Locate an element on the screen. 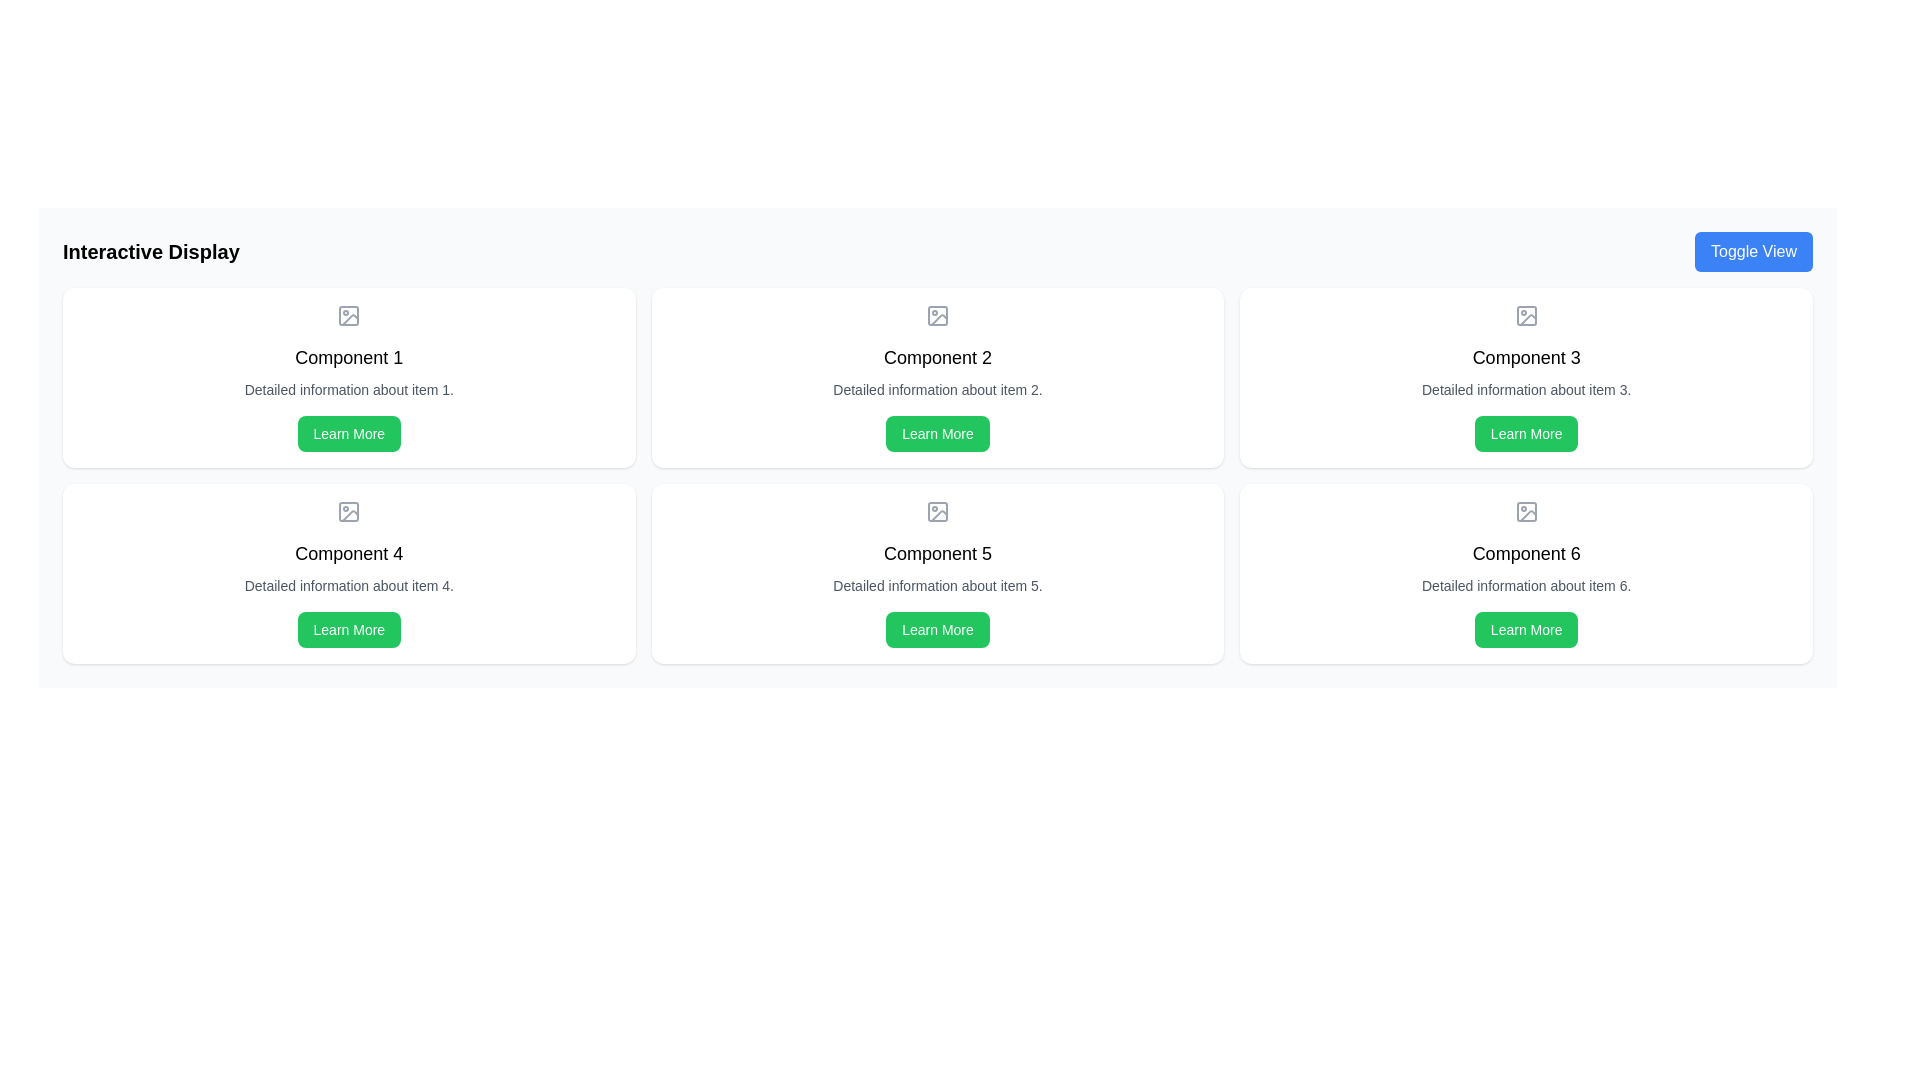 The width and height of the screenshot is (1920, 1080). the icon resembling a picture frame with a small circular dot, located at the top center of the component card labeled 'Component 6' is located at coordinates (1525, 511).